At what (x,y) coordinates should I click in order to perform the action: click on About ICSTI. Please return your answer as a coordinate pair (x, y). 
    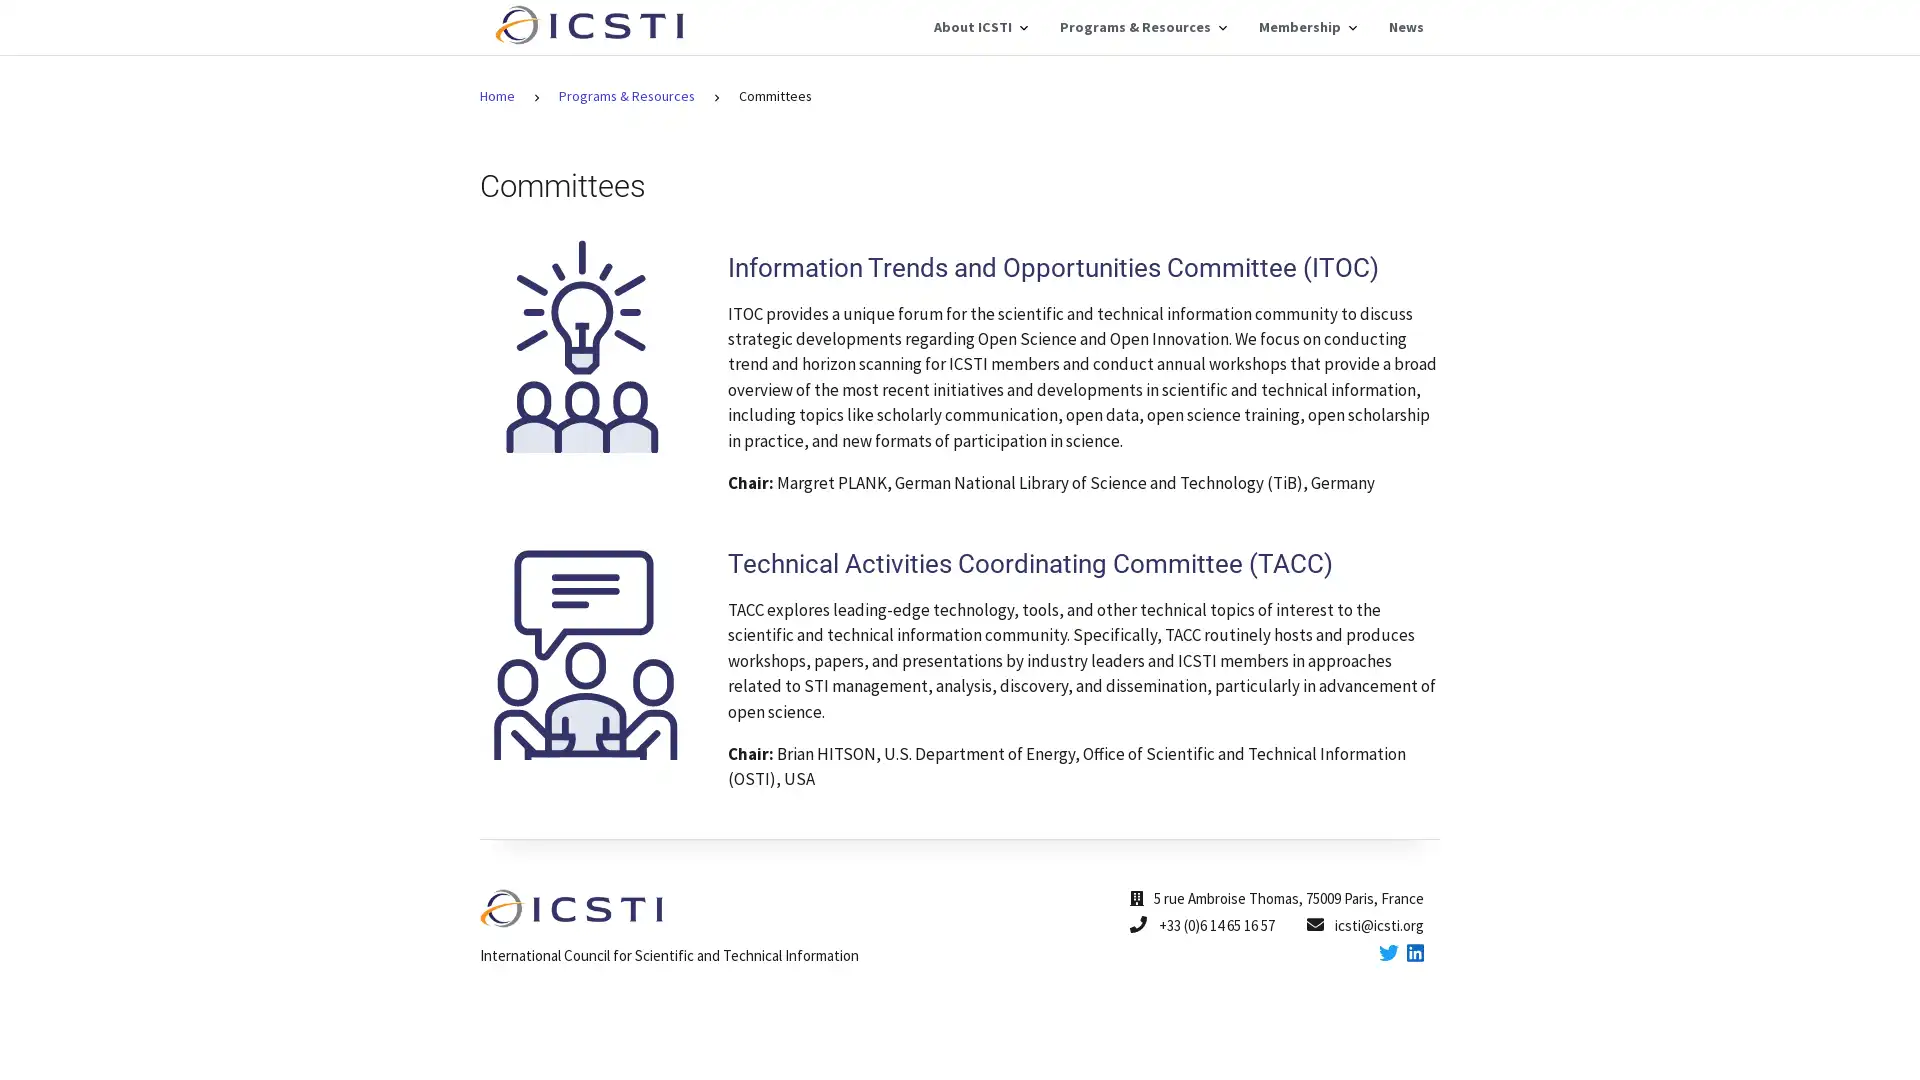
    Looking at the image, I should click on (980, 27).